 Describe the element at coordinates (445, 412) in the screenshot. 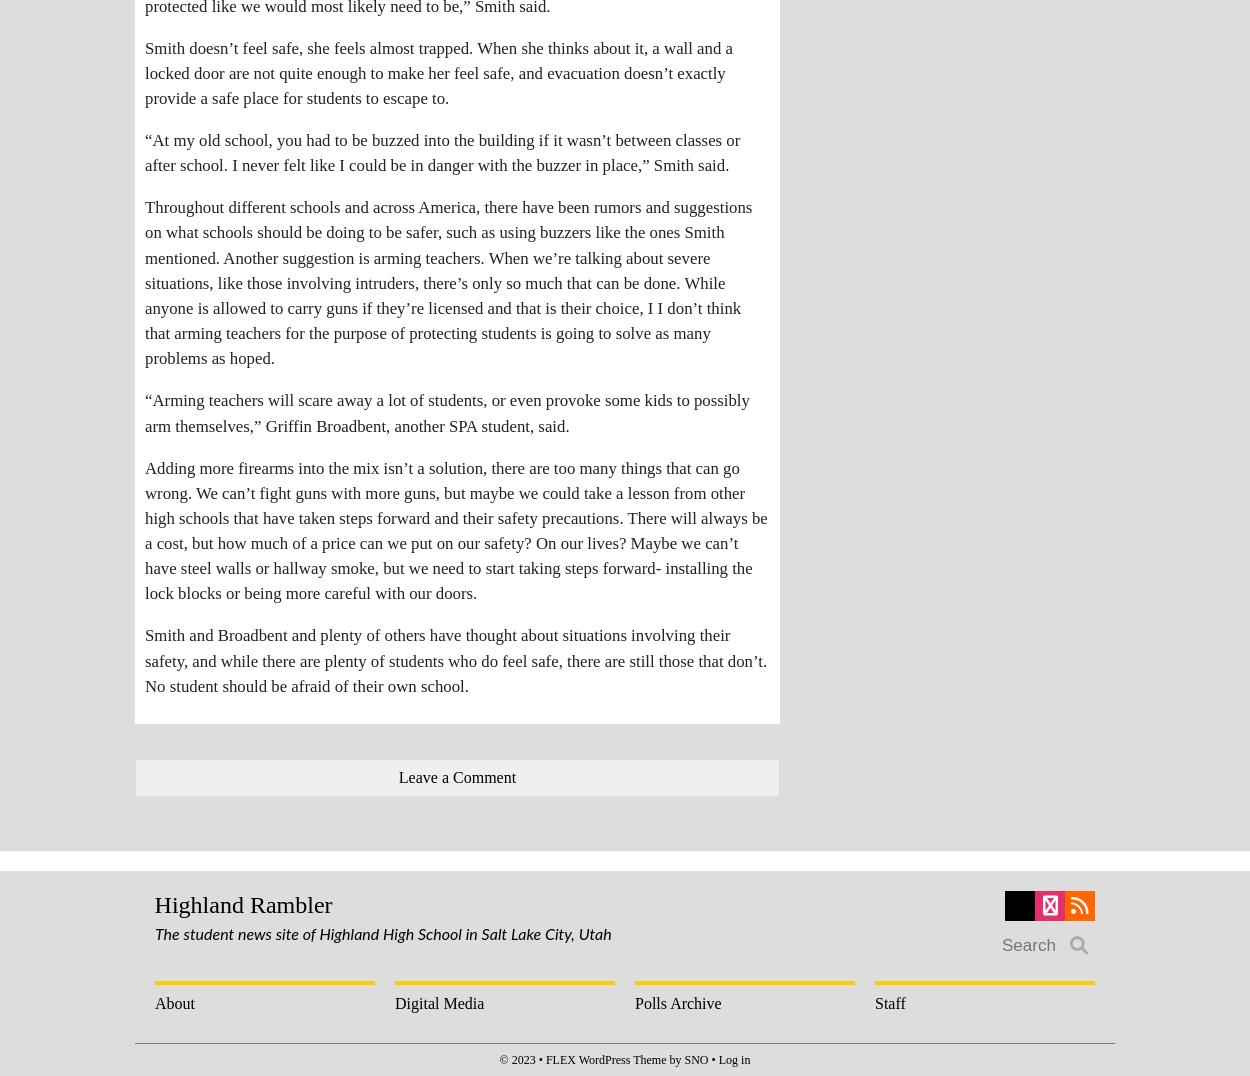

I see `'“Arming teachers will scare away a lot of students, or even provoke some kids to possibly arm themselves,” Griffin Broadbent, another SPA student, said.'` at that location.